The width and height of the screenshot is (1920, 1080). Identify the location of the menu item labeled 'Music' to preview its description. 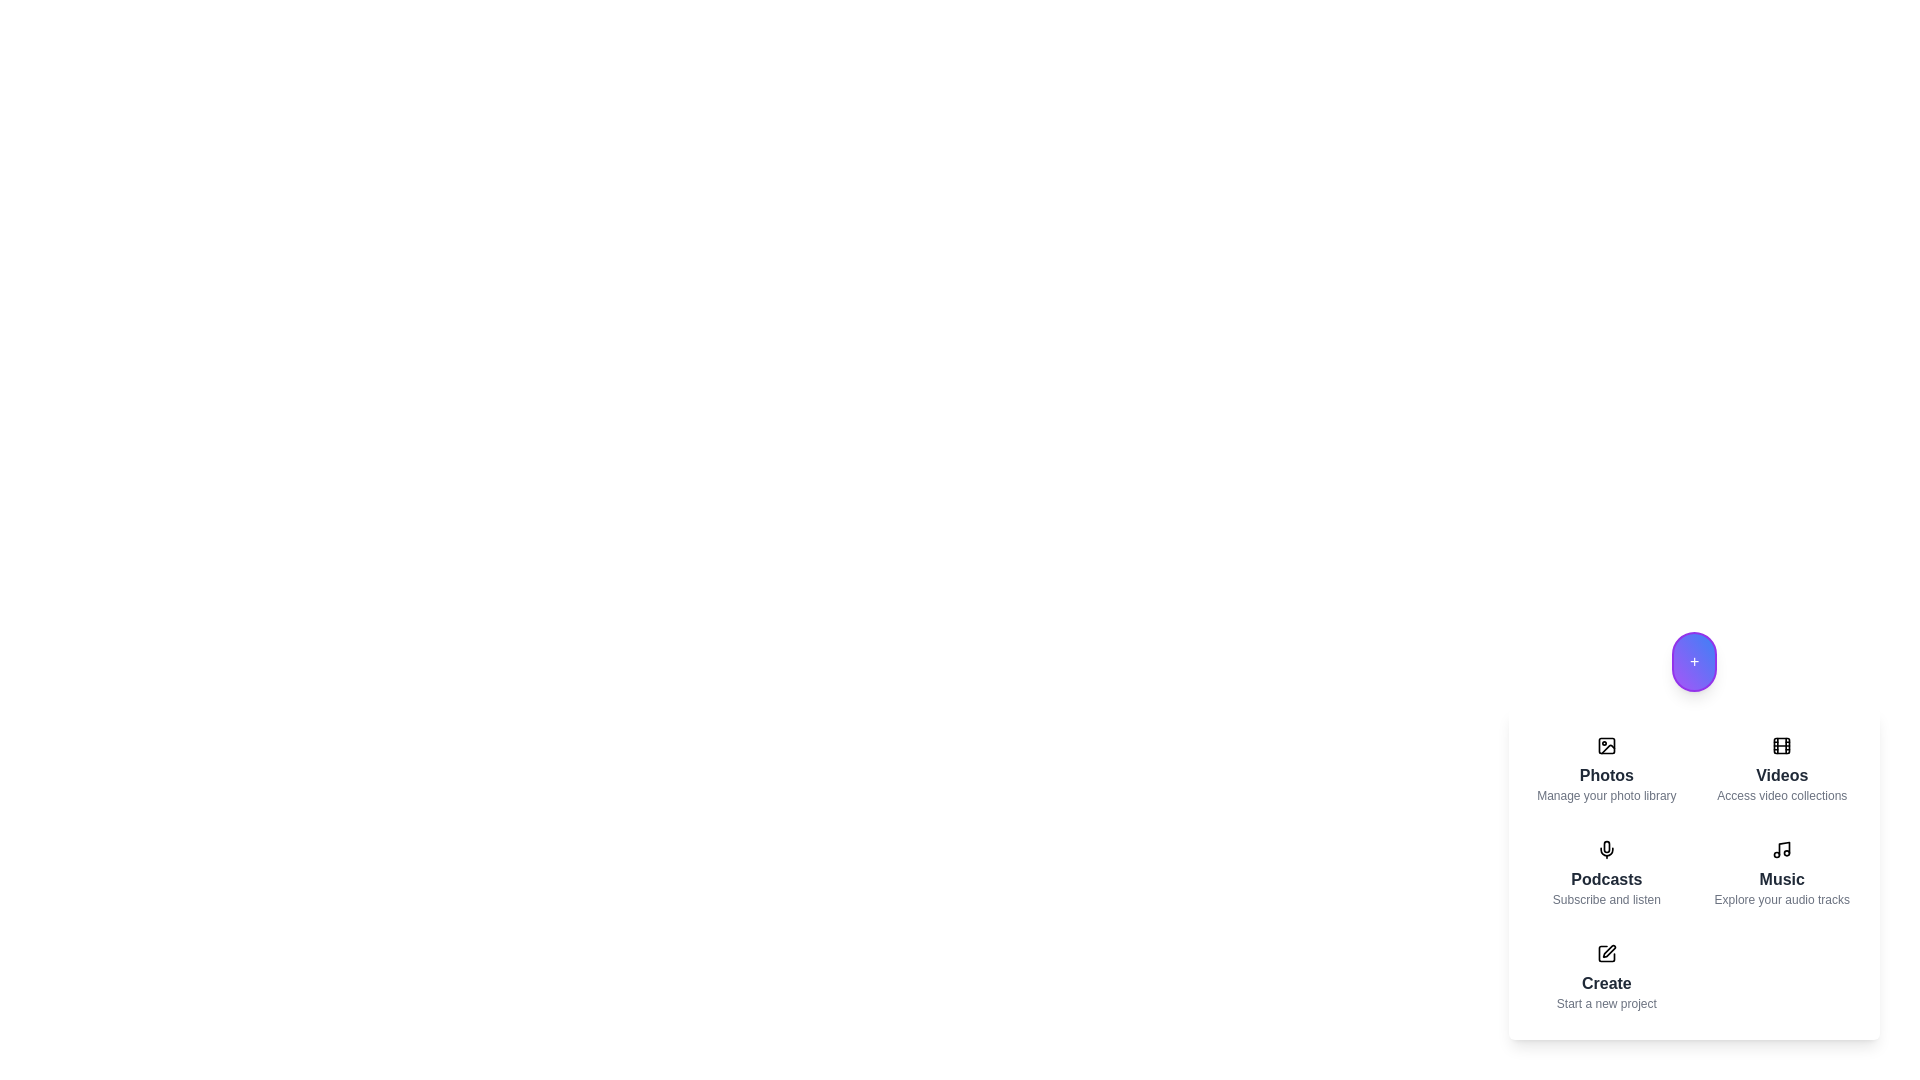
(1782, 873).